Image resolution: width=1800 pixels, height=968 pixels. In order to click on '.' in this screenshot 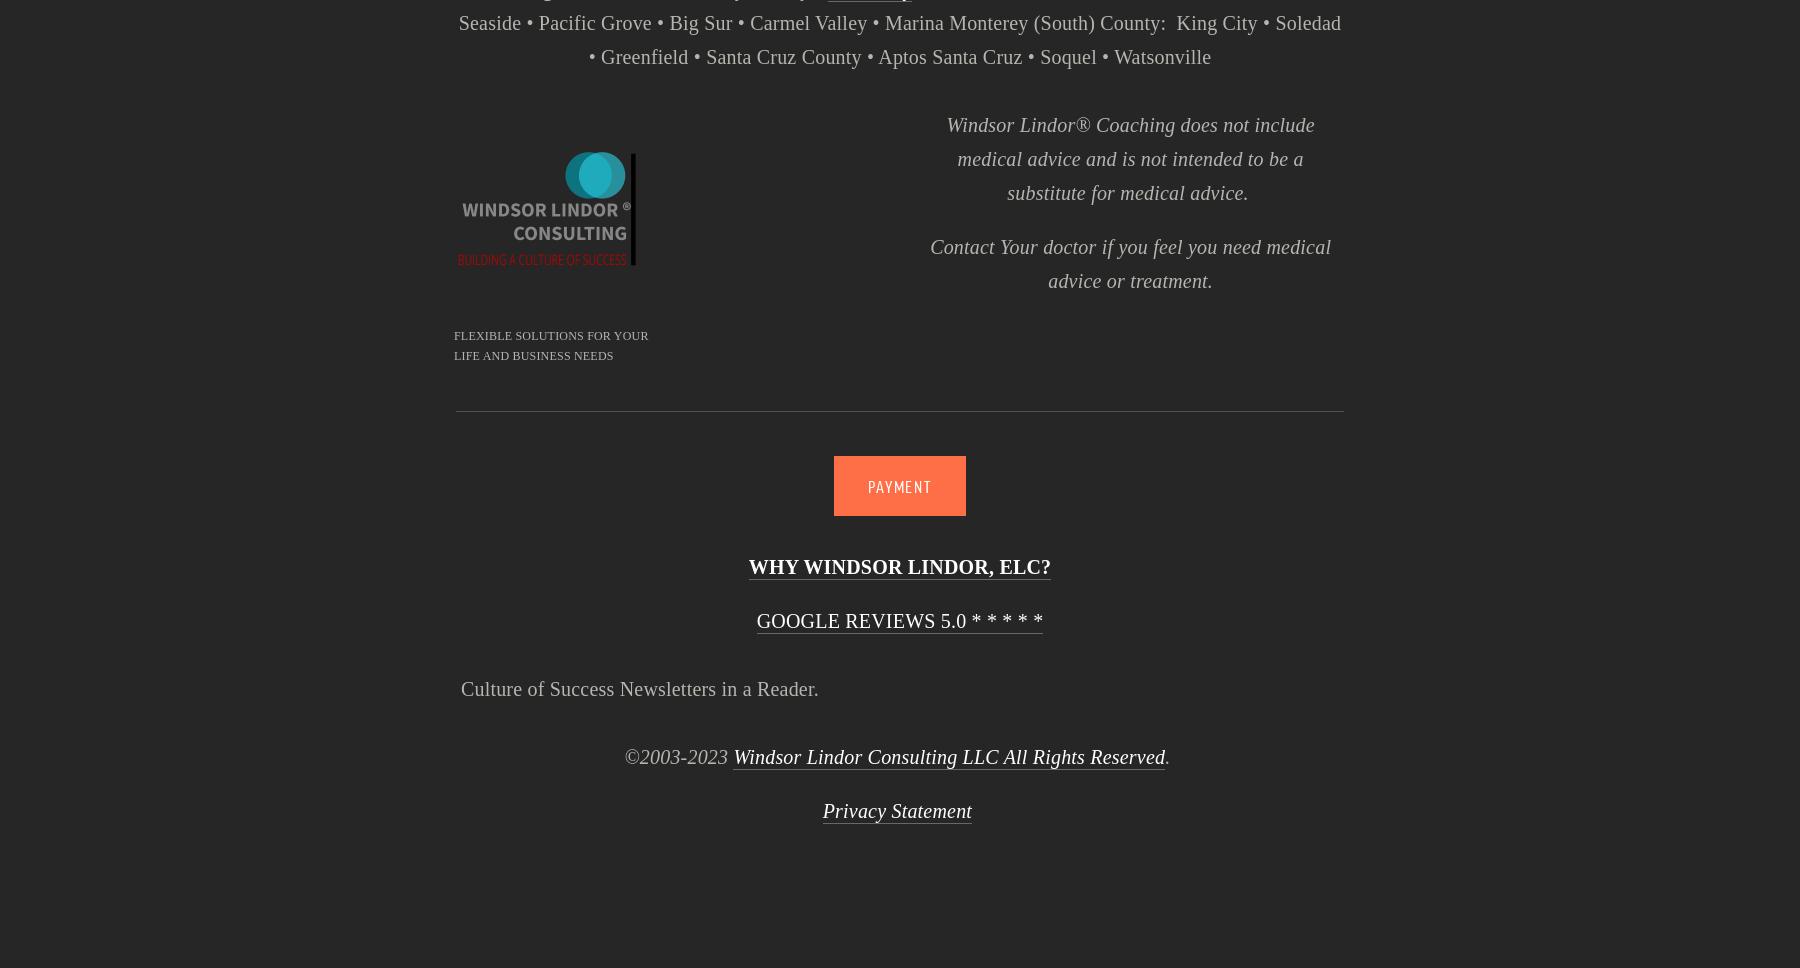, I will do `click(1169, 756)`.